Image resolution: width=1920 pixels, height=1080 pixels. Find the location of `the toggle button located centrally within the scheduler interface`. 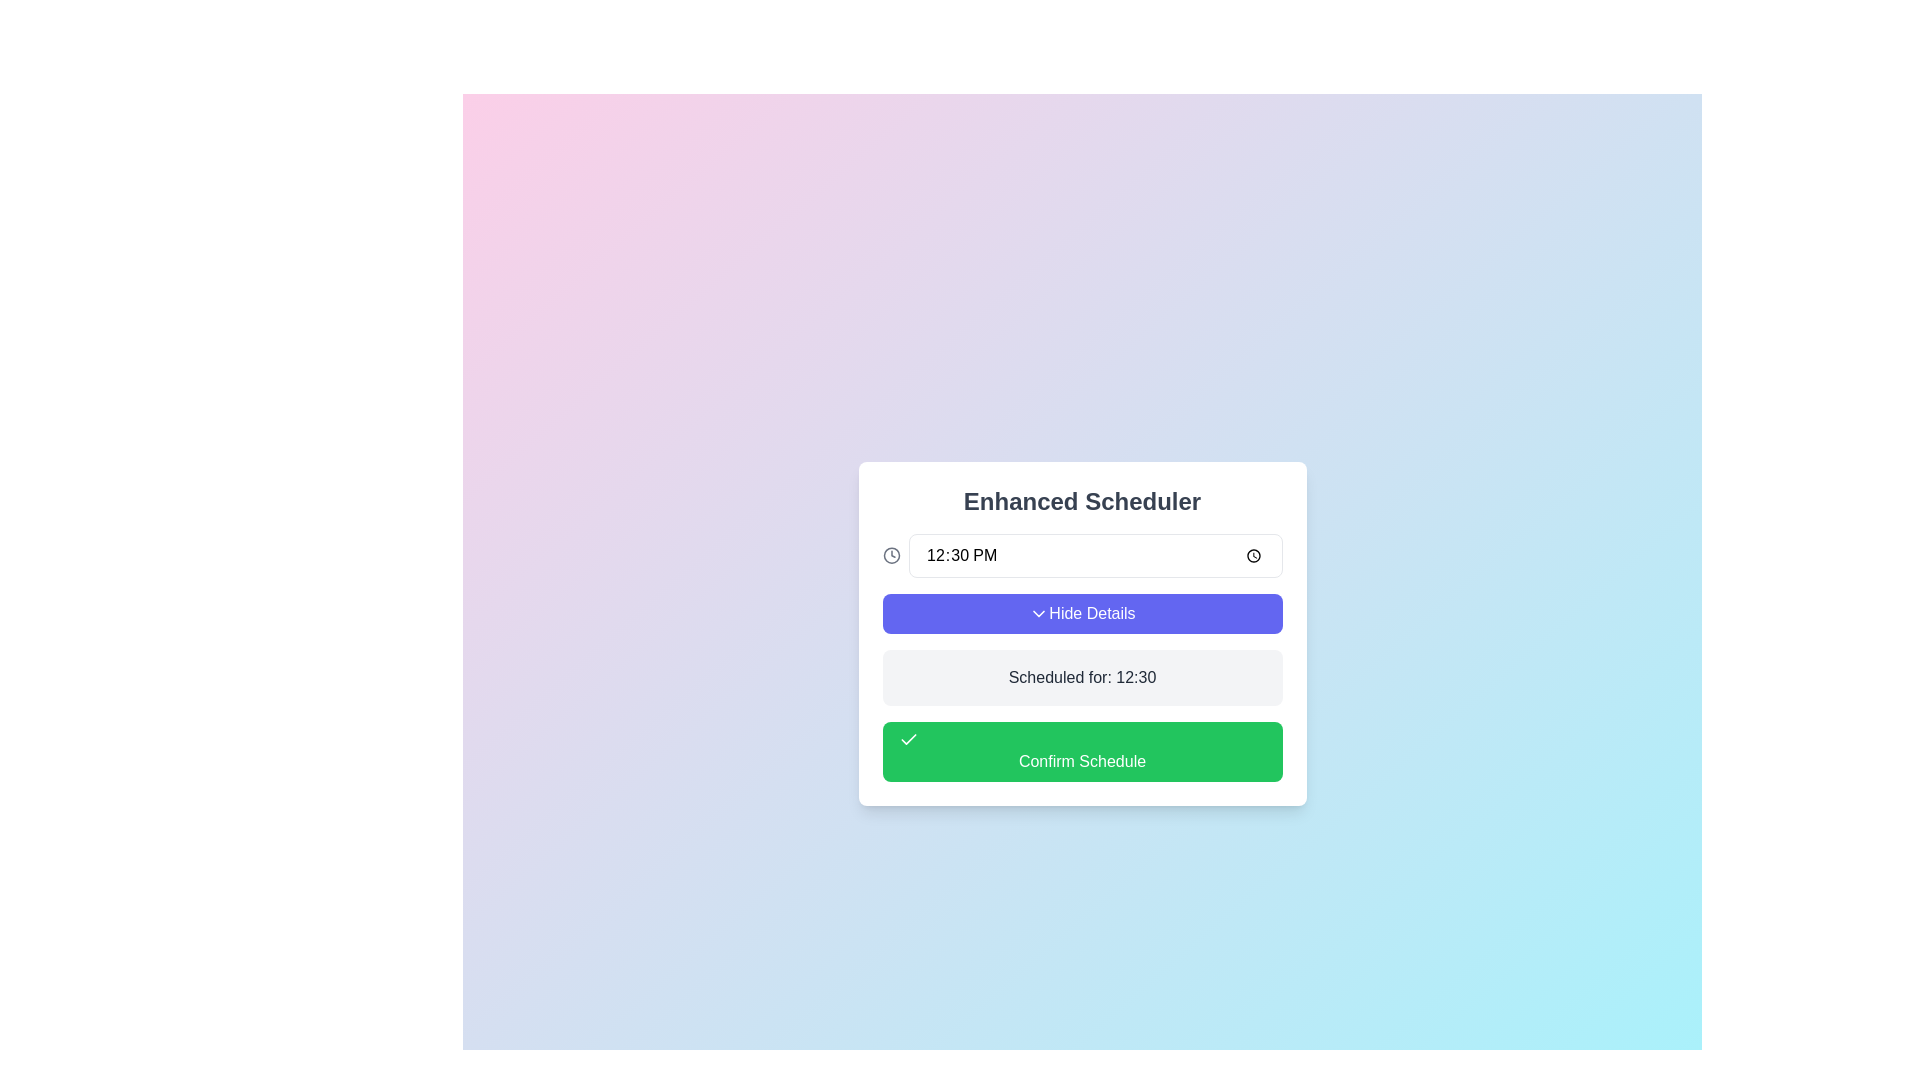

the toggle button located centrally within the scheduler interface is located at coordinates (1081, 612).